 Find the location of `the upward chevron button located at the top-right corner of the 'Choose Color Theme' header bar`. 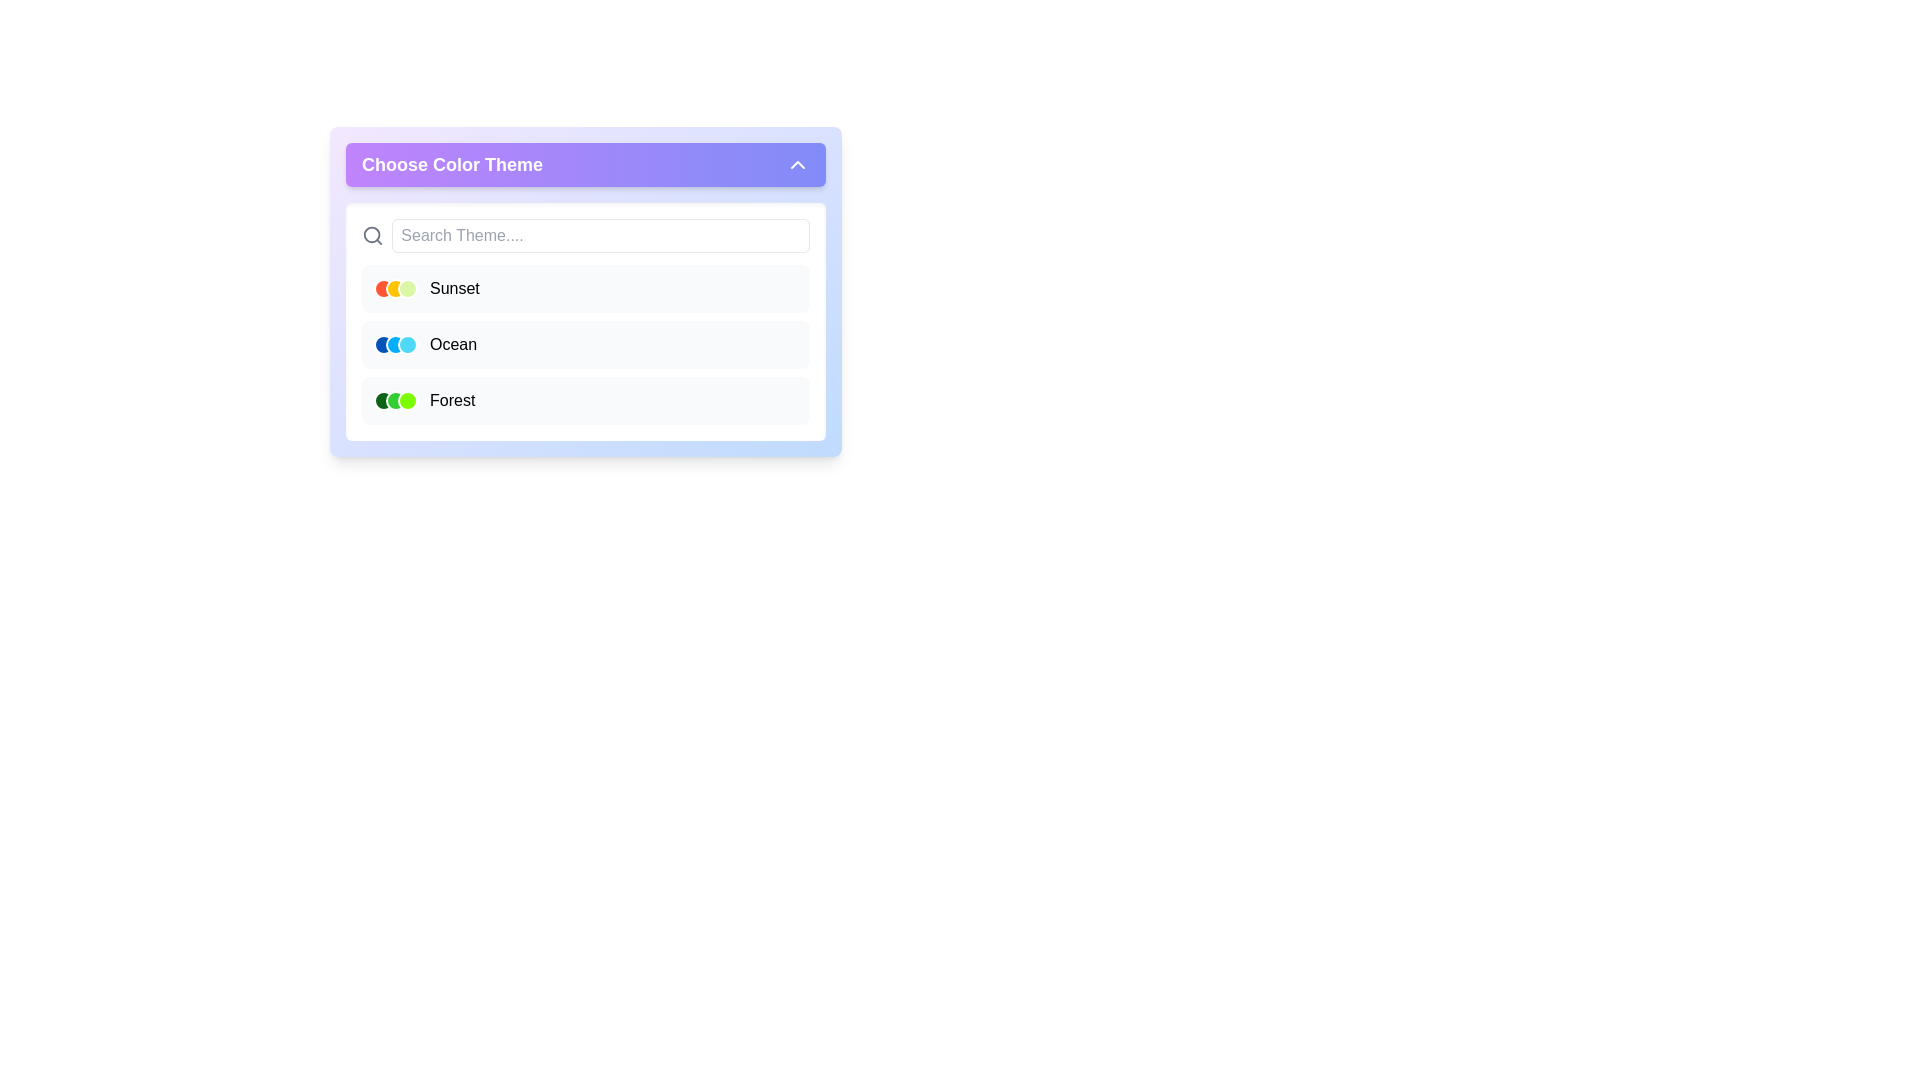

the upward chevron button located at the top-right corner of the 'Choose Color Theme' header bar is located at coordinates (796, 164).